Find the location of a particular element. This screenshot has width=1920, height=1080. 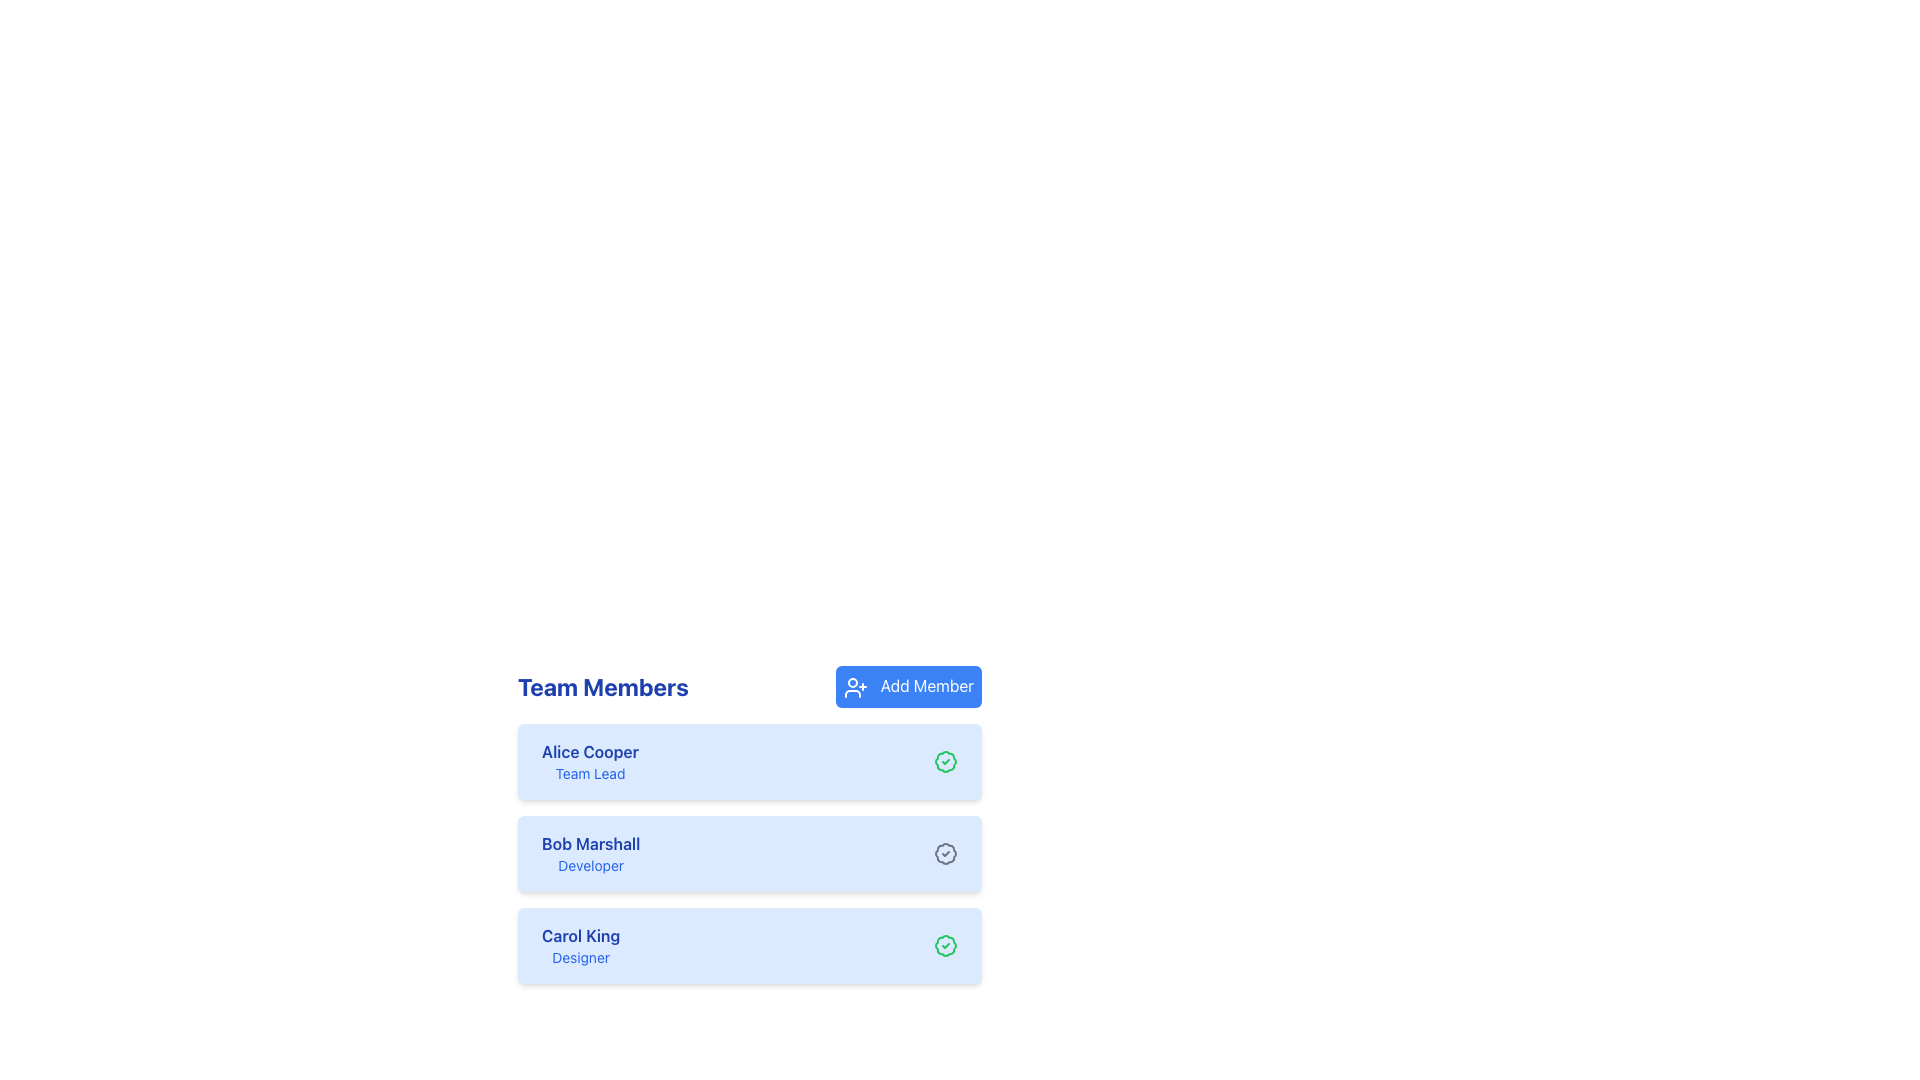

the informational card displaying the team member's name and role, located in the second row of the 'Team Members' section, between 'Alice Cooper' and 'Carol King' is located at coordinates (748, 824).